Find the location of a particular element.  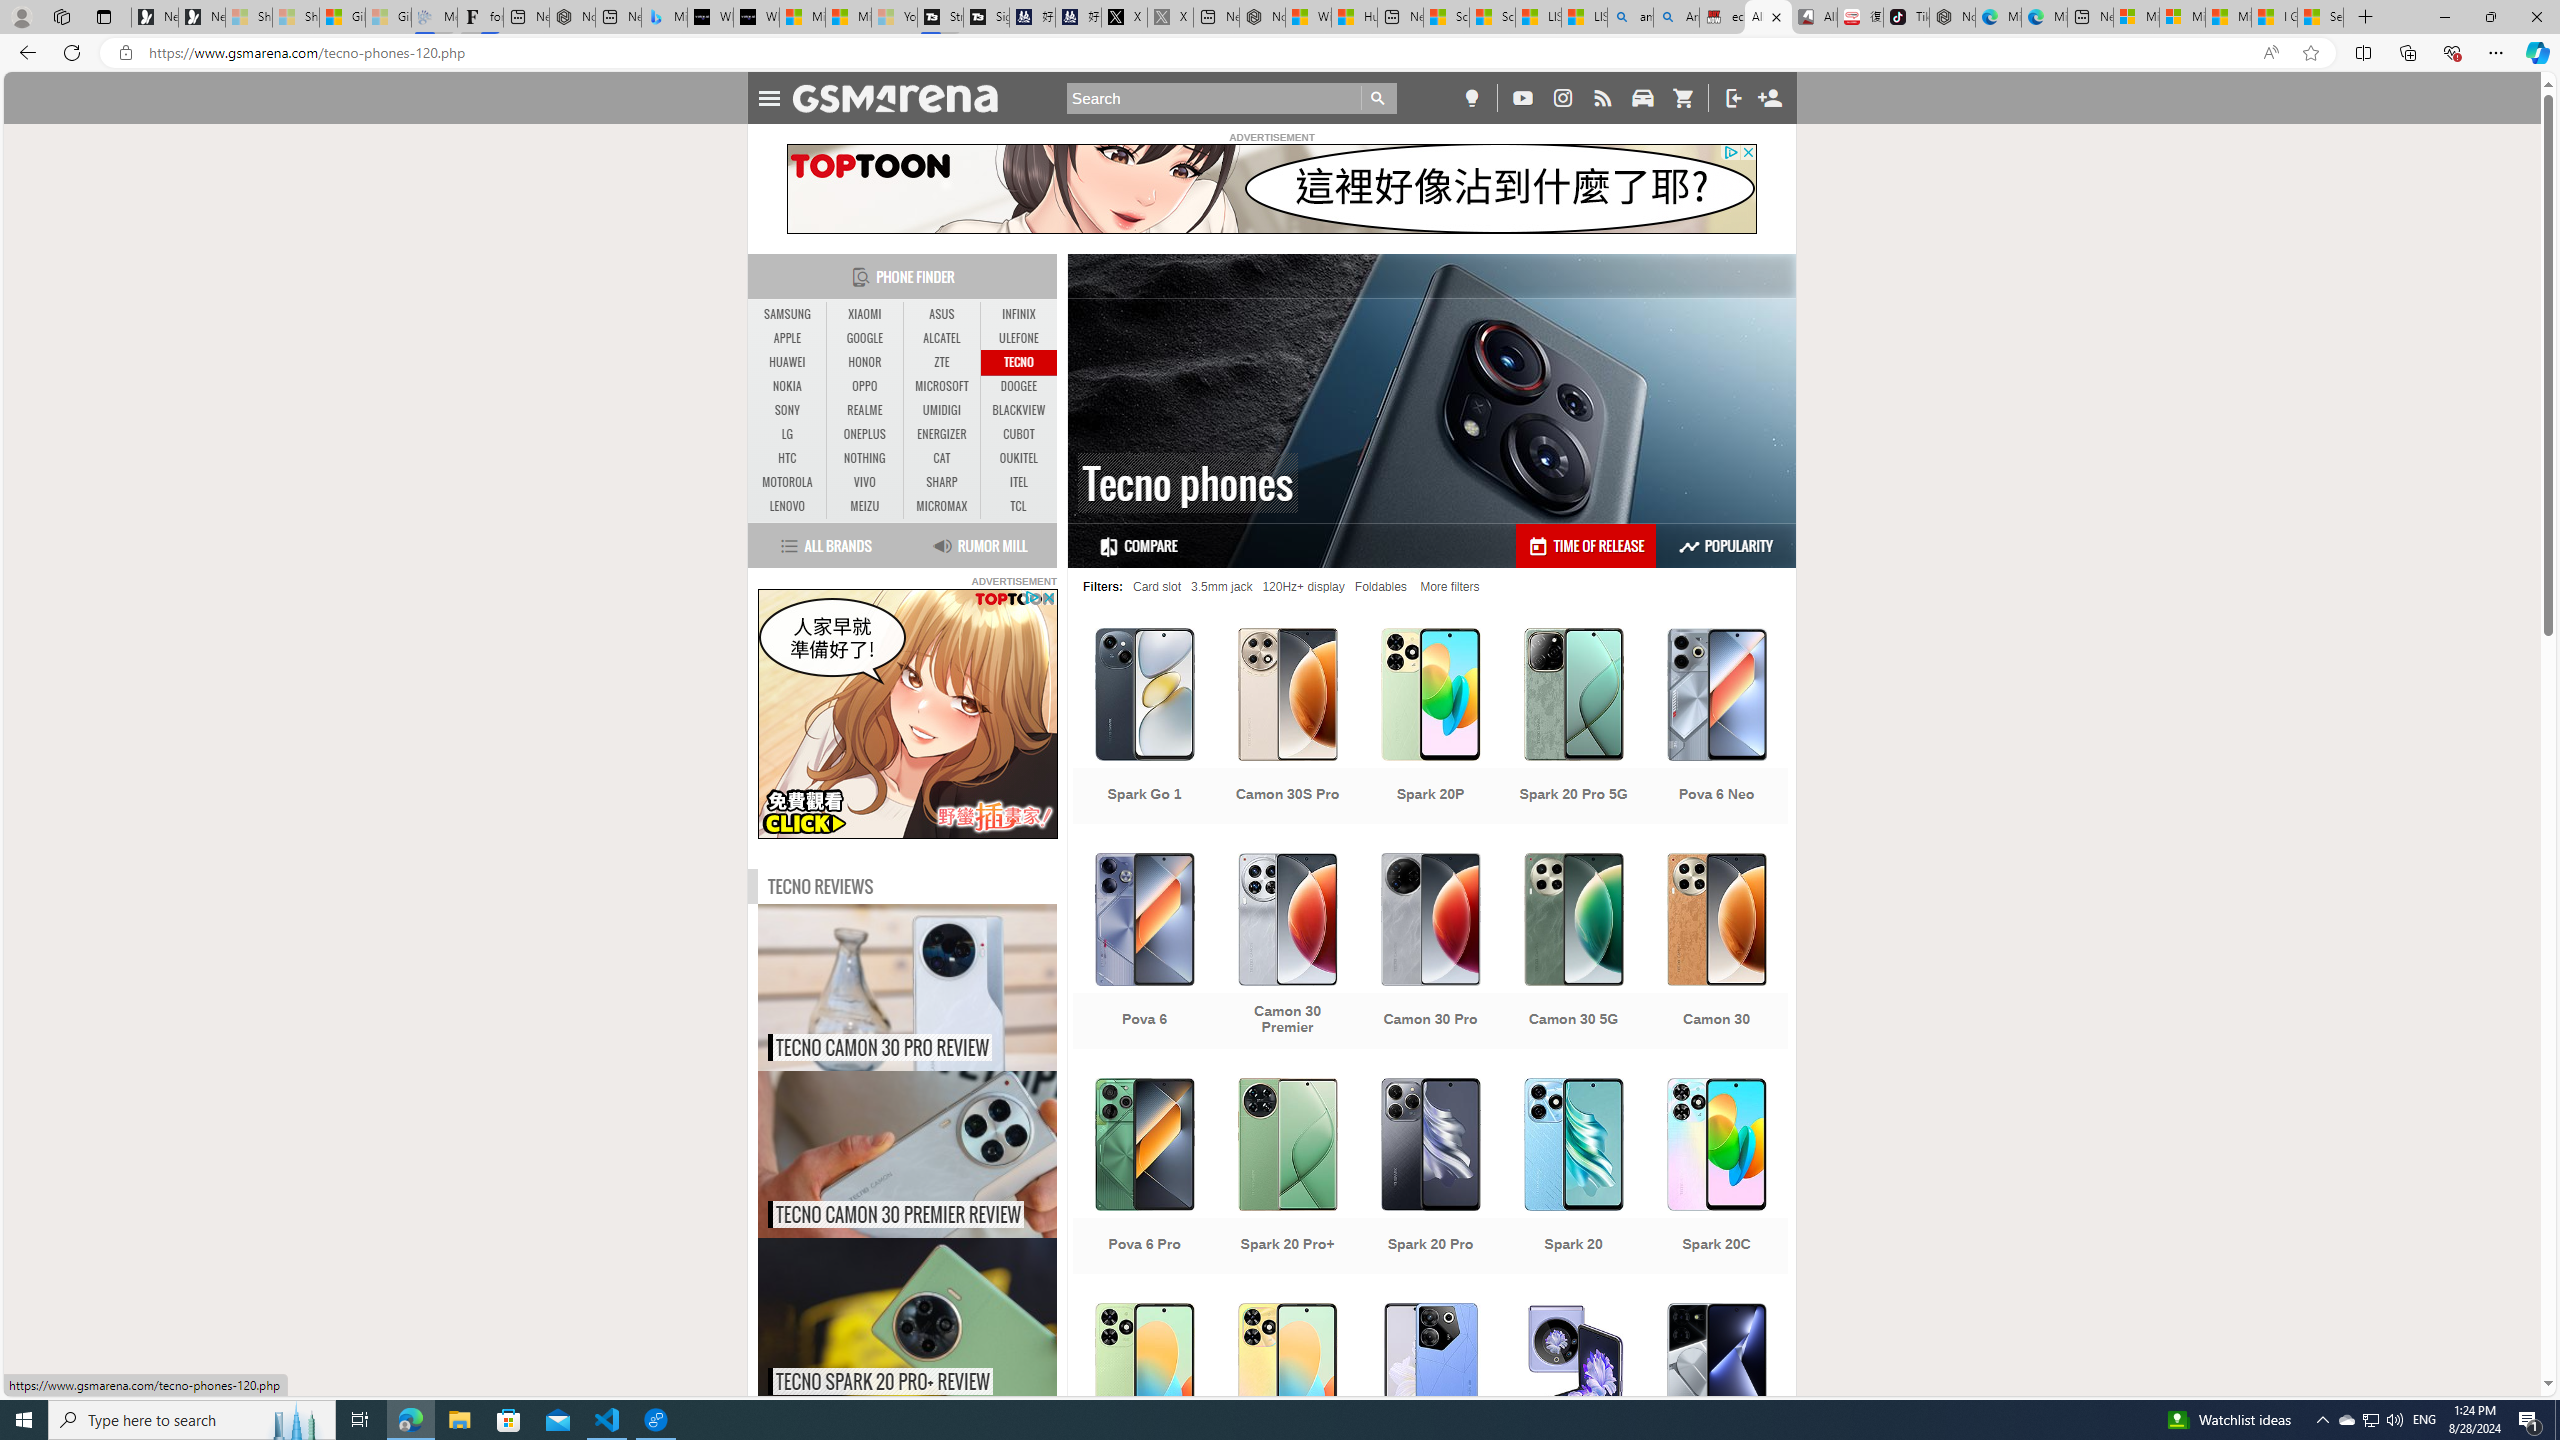

'REALME' is located at coordinates (864, 409).